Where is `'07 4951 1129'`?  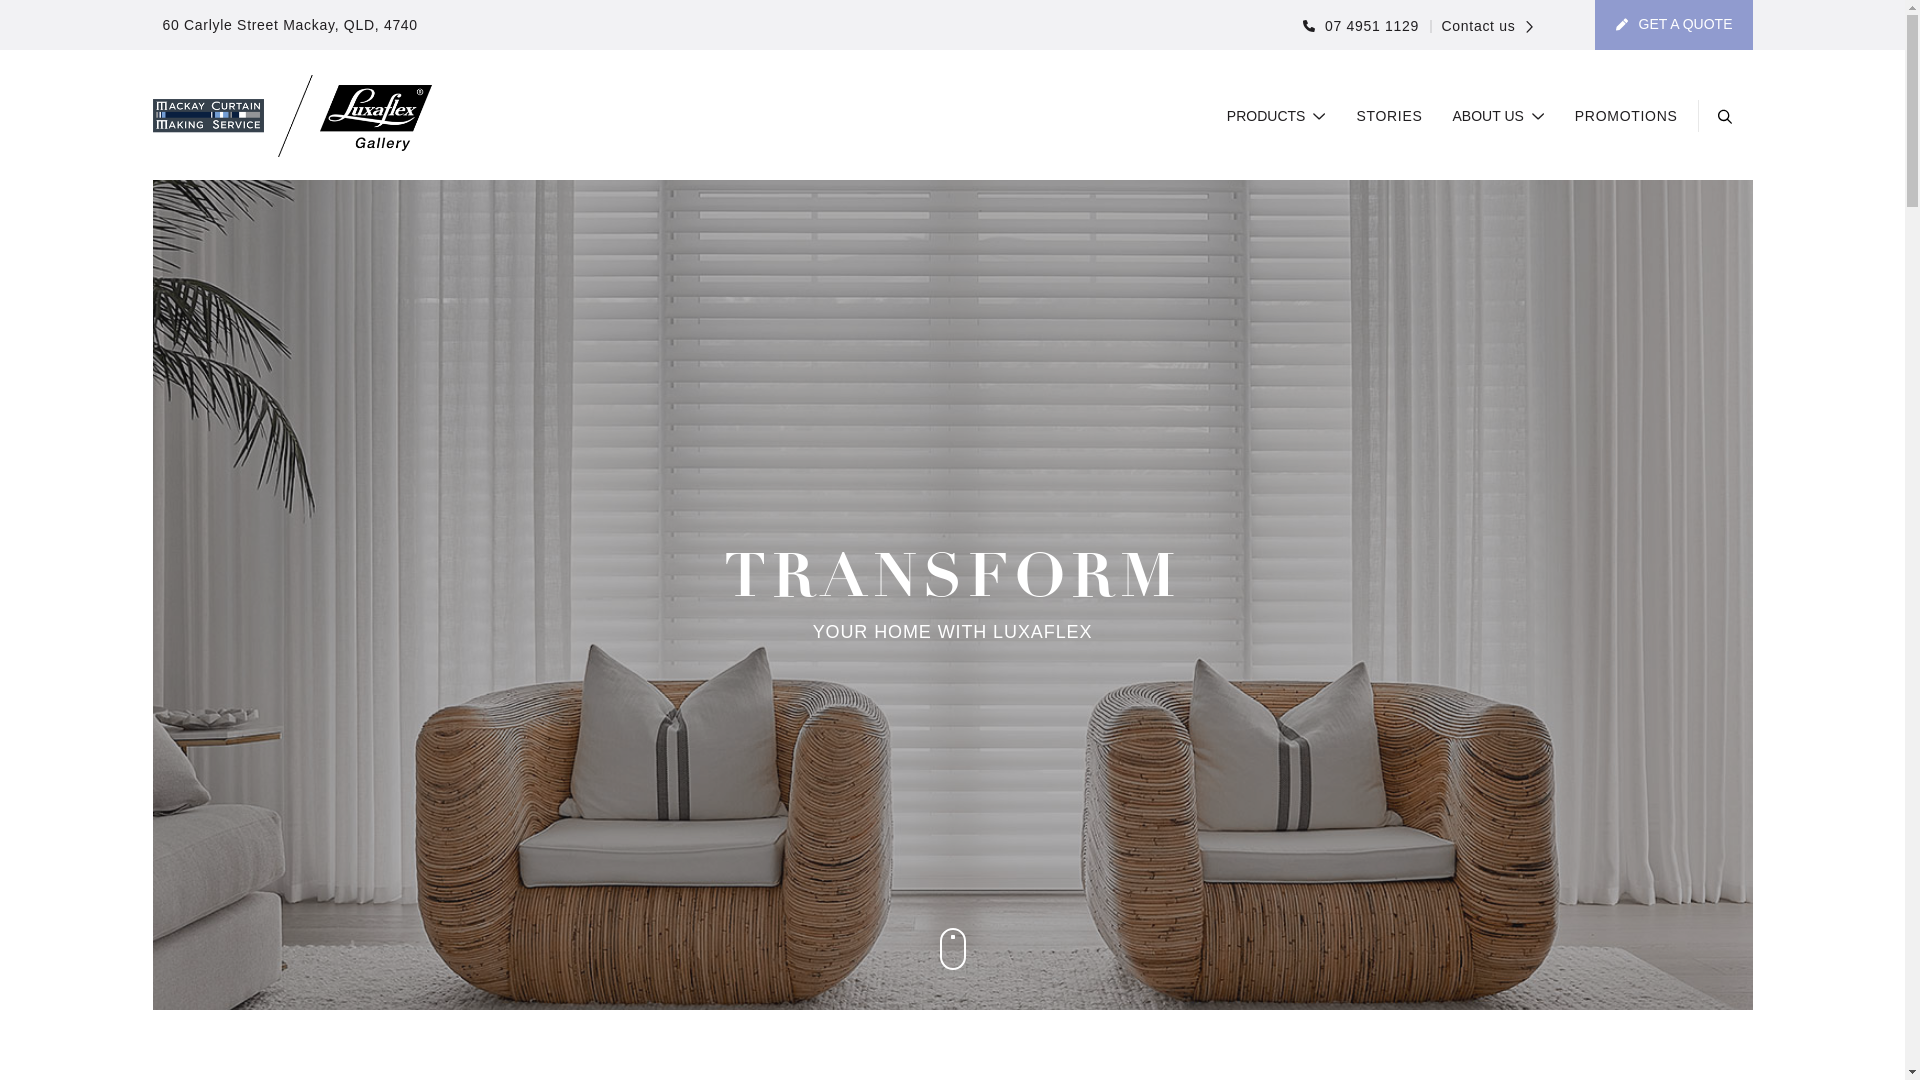
'07 4951 1129' is located at coordinates (1360, 26).